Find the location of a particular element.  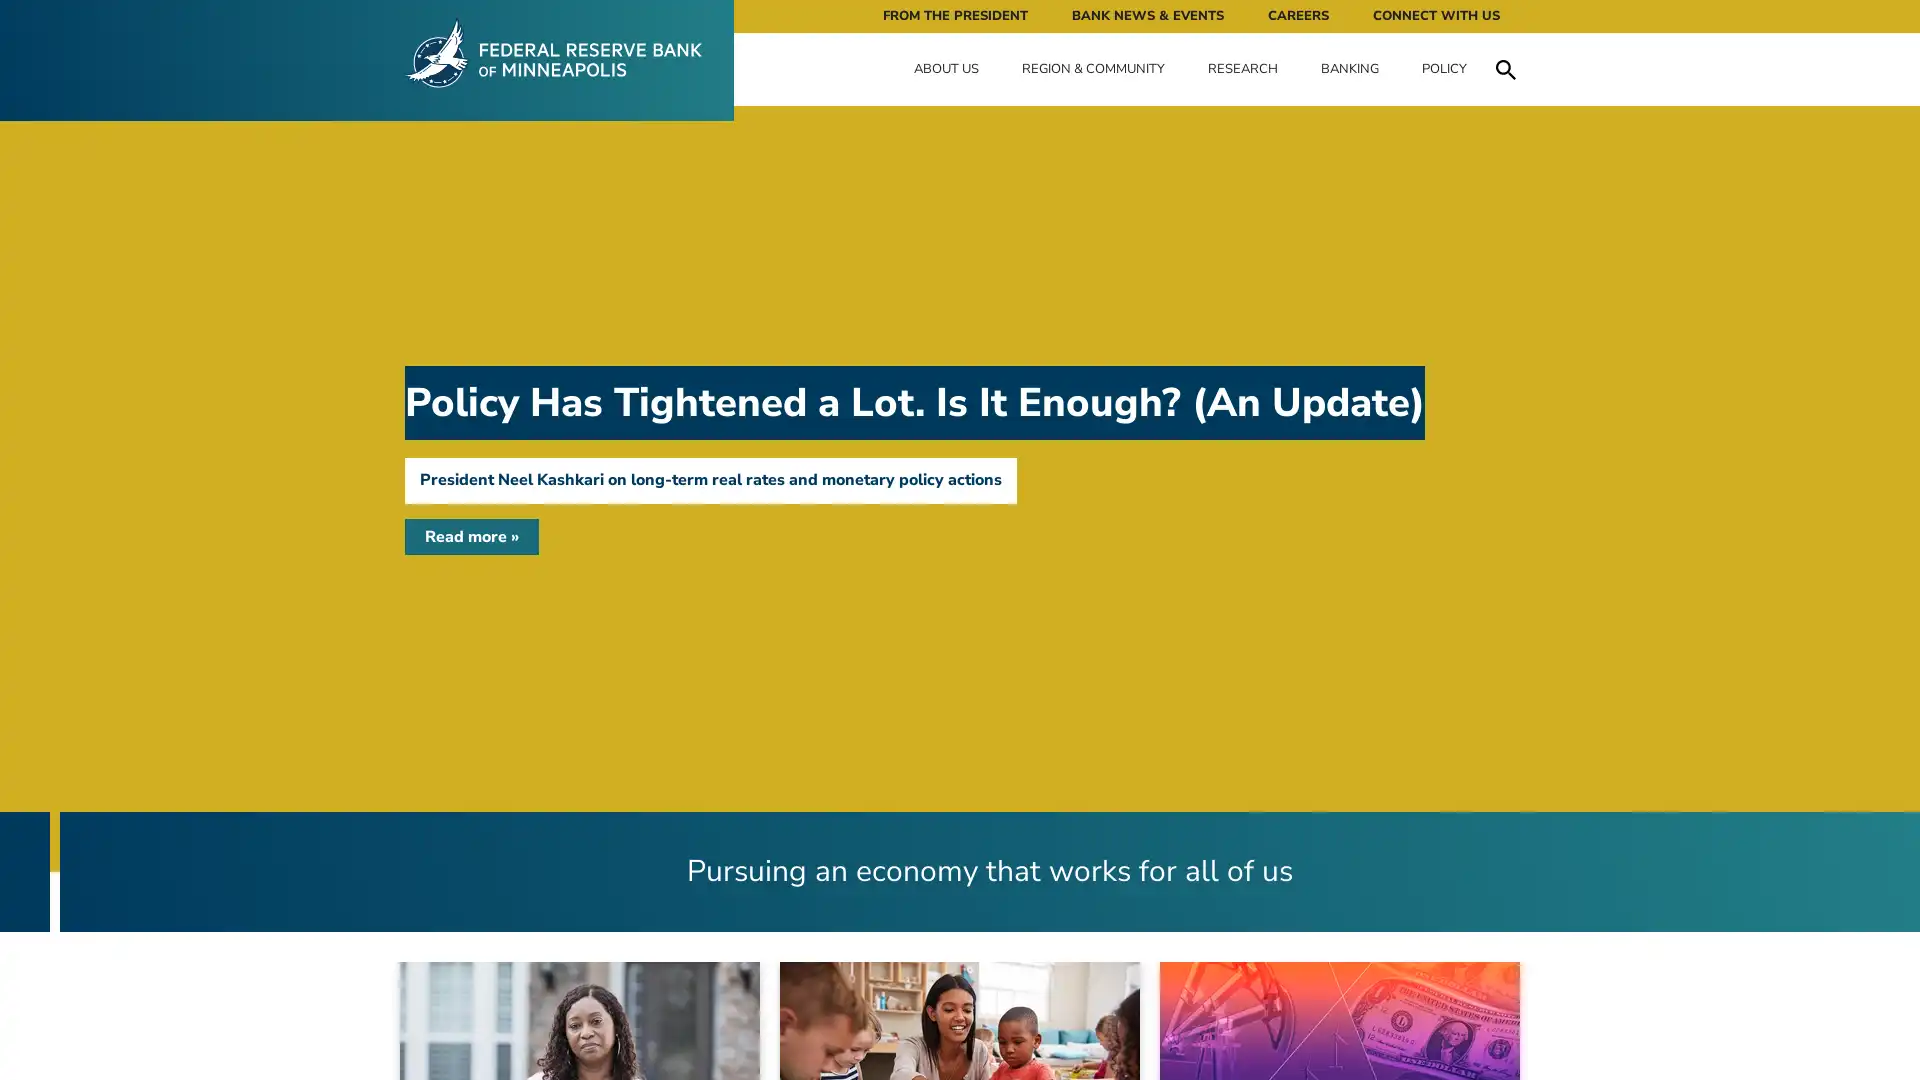

Toggle Search is located at coordinates (1505, 68).